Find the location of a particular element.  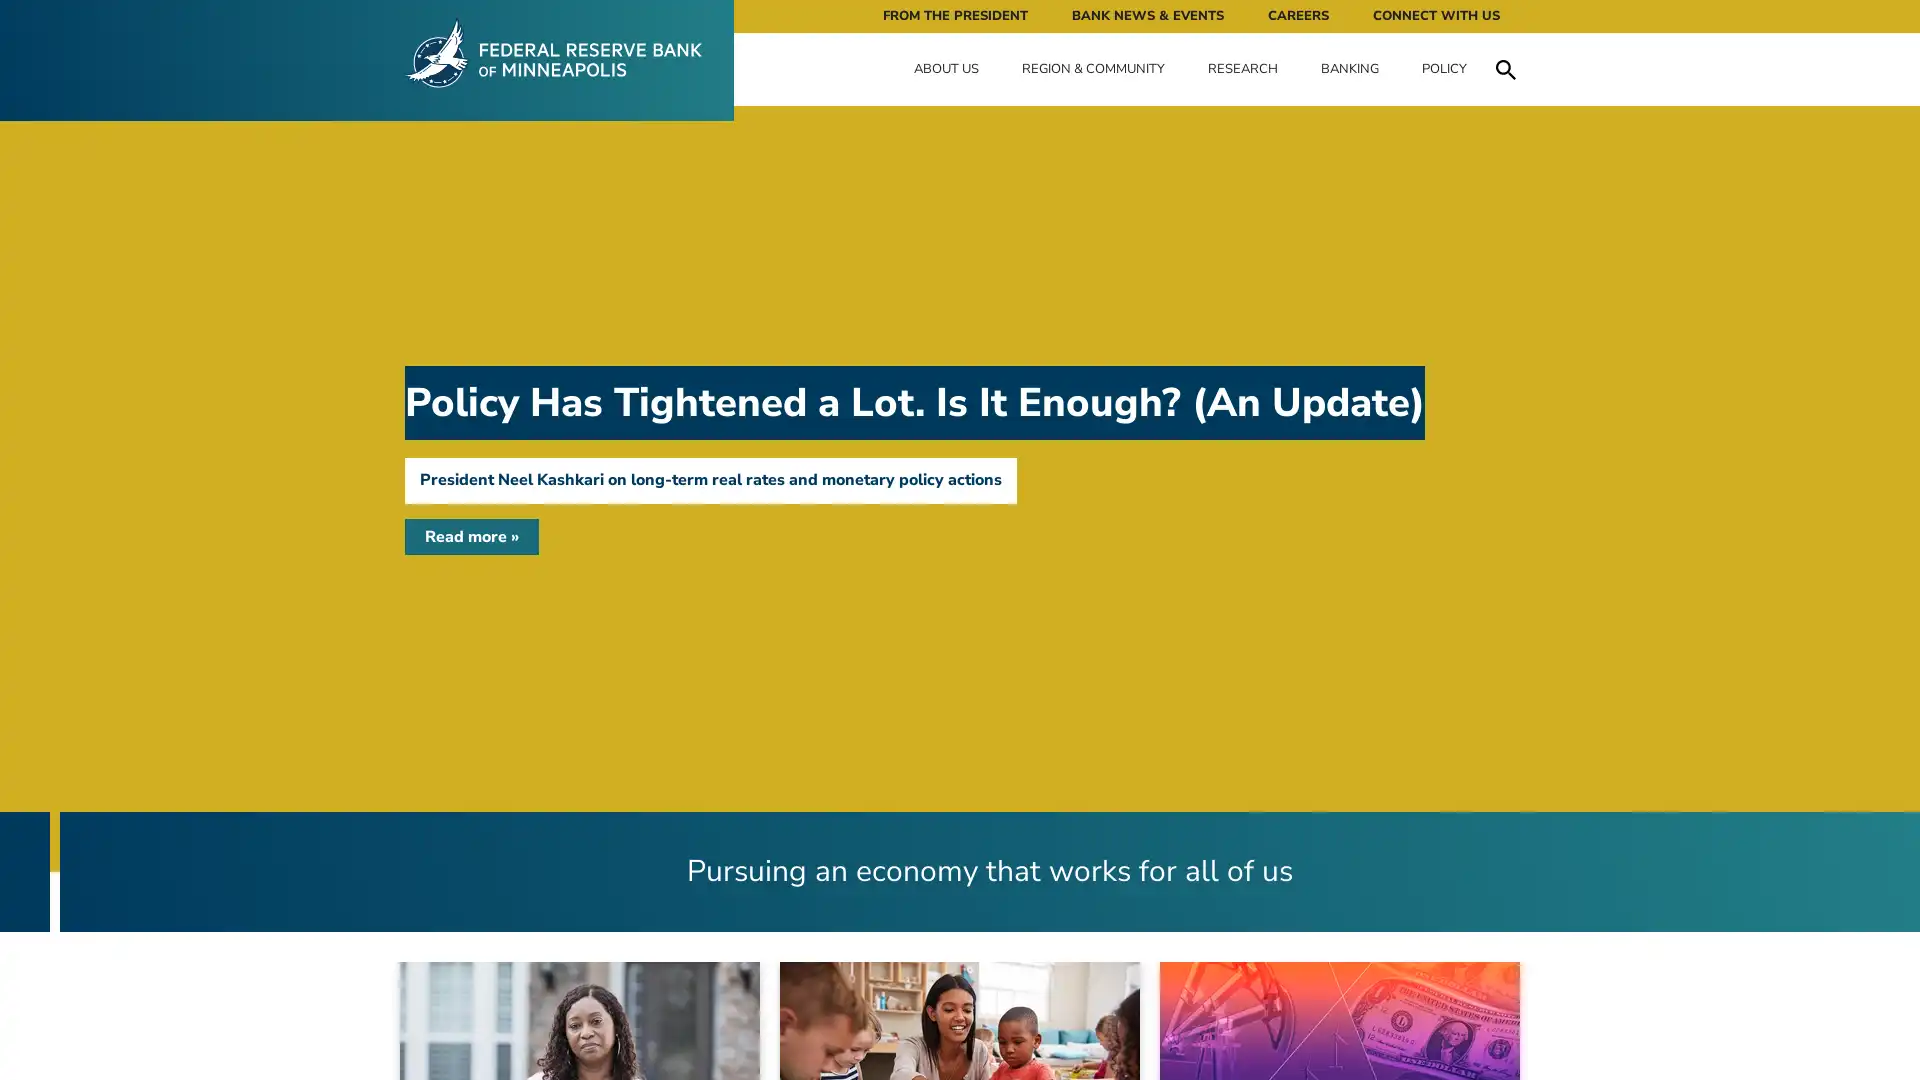

Toggle Search is located at coordinates (1505, 68).